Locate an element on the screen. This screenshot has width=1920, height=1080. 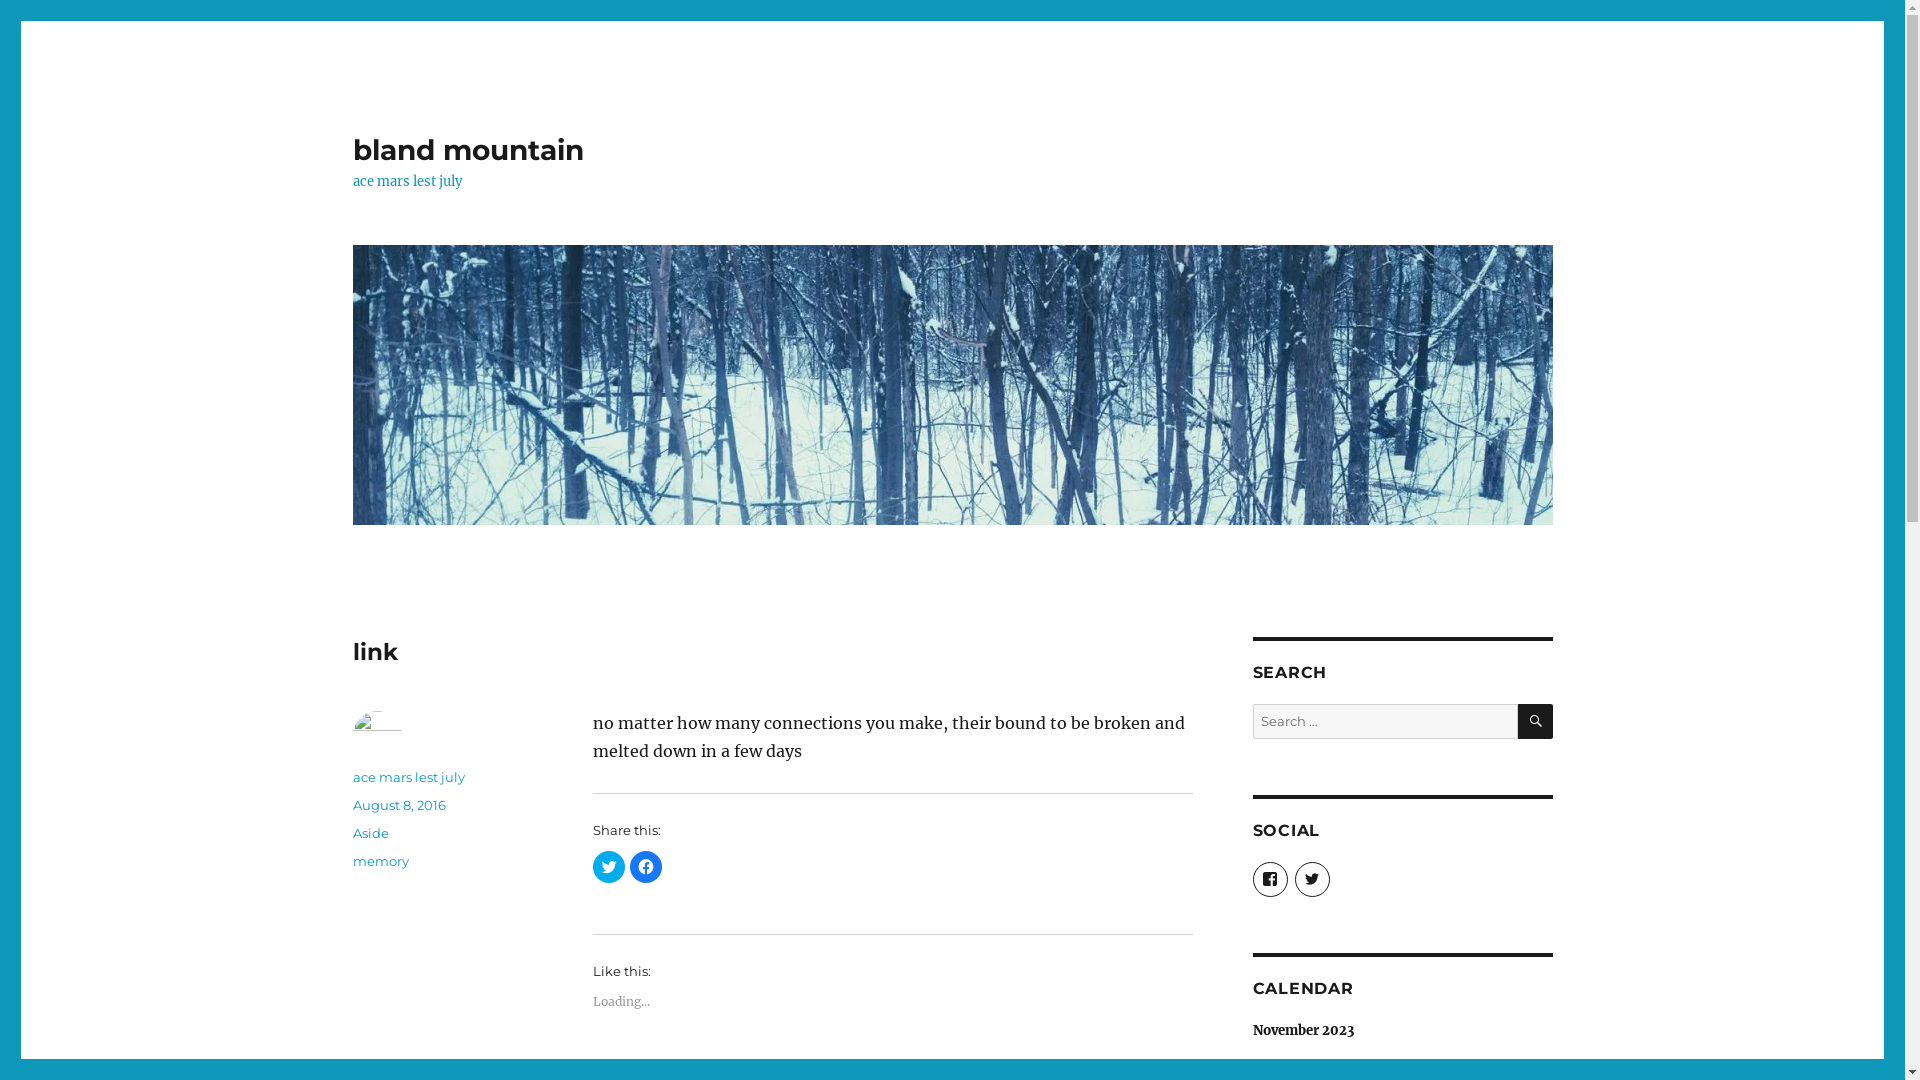
'Click to share on Twitter (Opens in new window)' is located at coordinates (590, 866).